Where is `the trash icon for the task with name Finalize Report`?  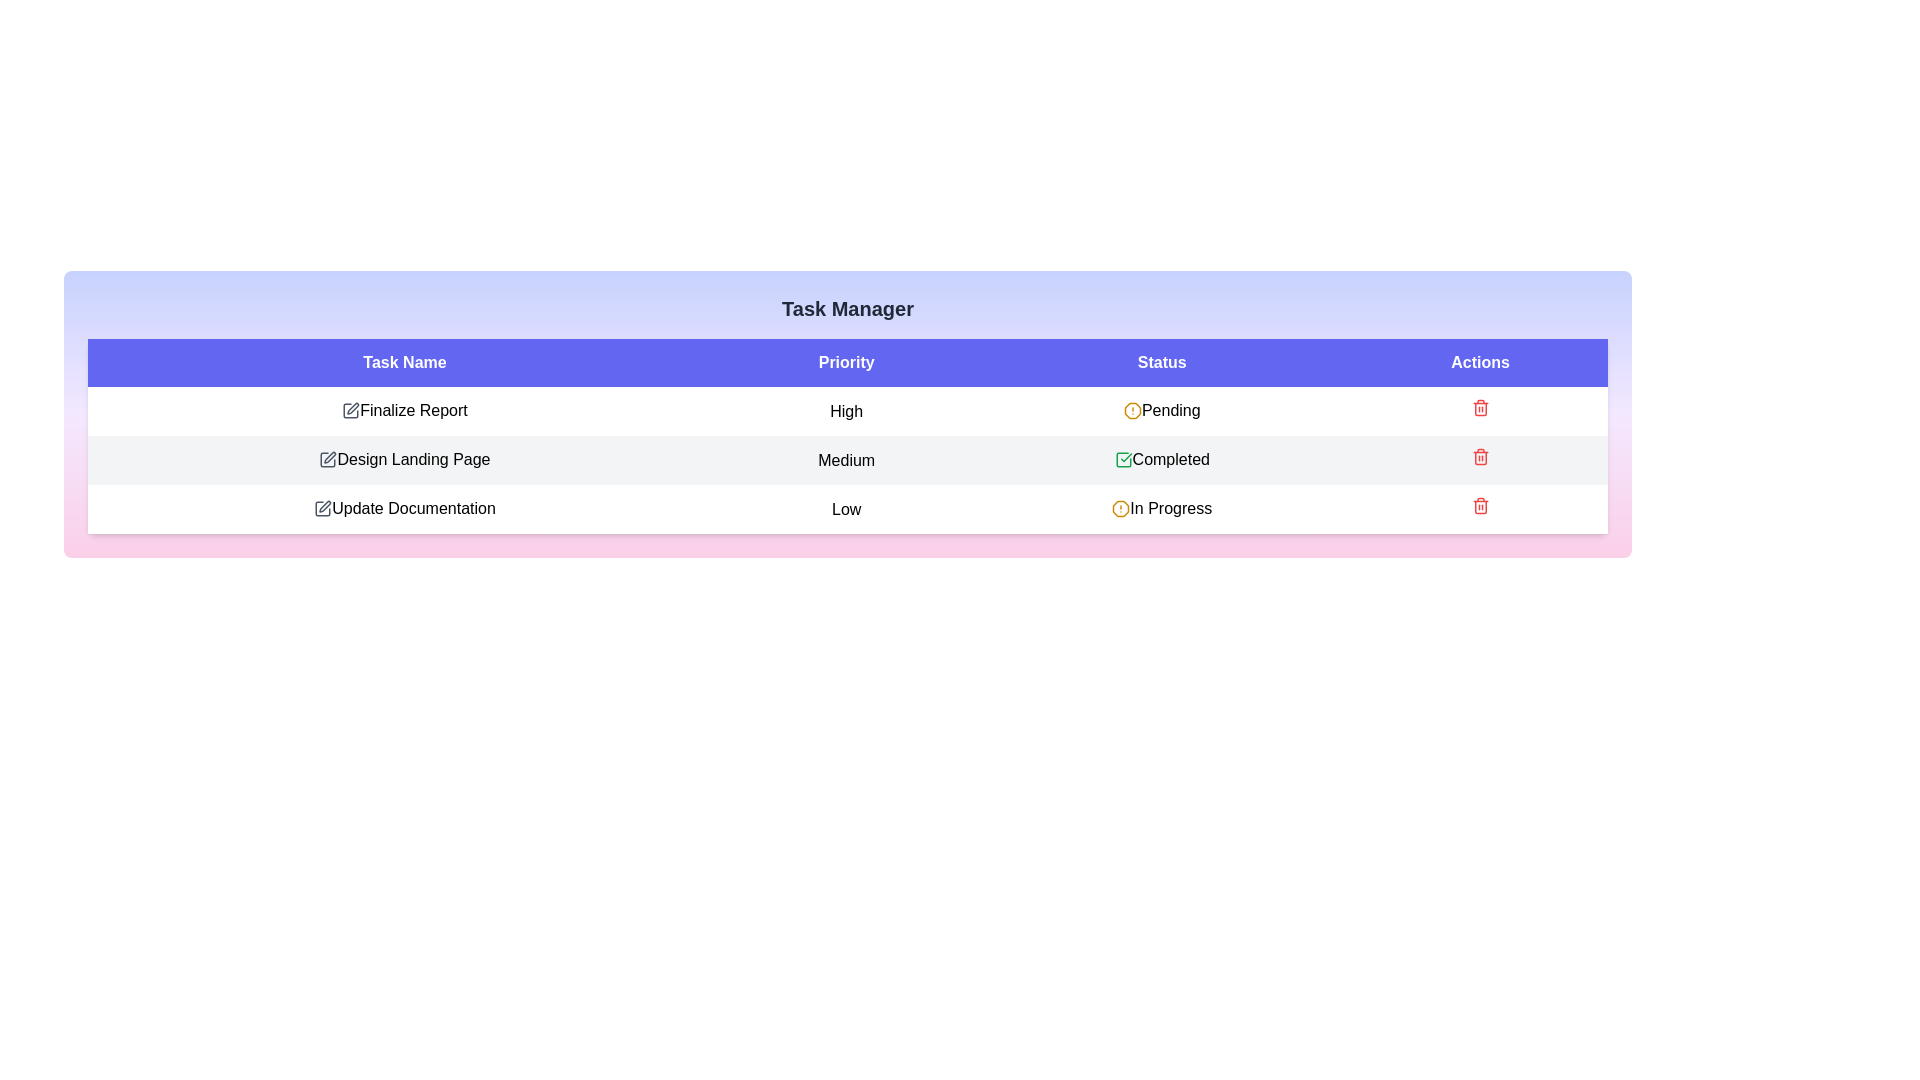 the trash icon for the task with name Finalize Report is located at coordinates (1480, 407).